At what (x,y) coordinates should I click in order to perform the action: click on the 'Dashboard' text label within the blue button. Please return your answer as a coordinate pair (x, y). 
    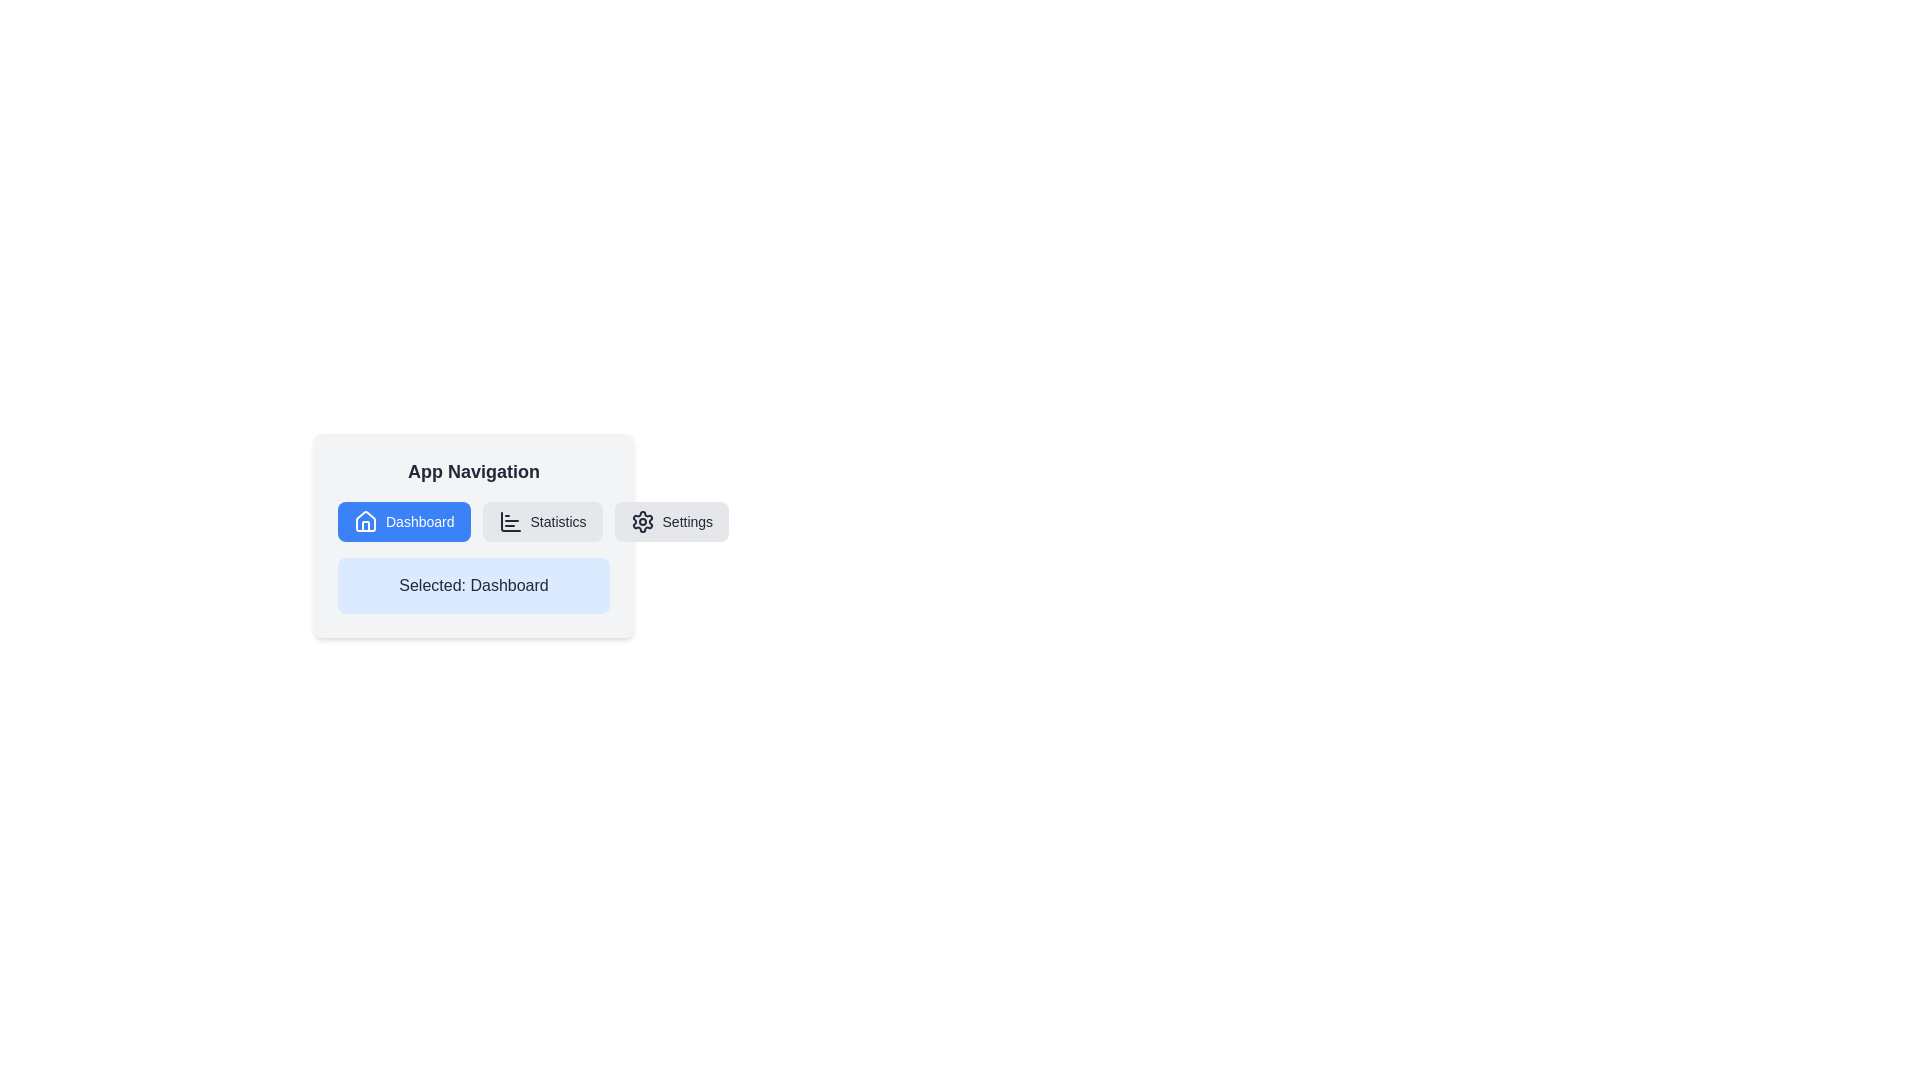
    Looking at the image, I should click on (419, 520).